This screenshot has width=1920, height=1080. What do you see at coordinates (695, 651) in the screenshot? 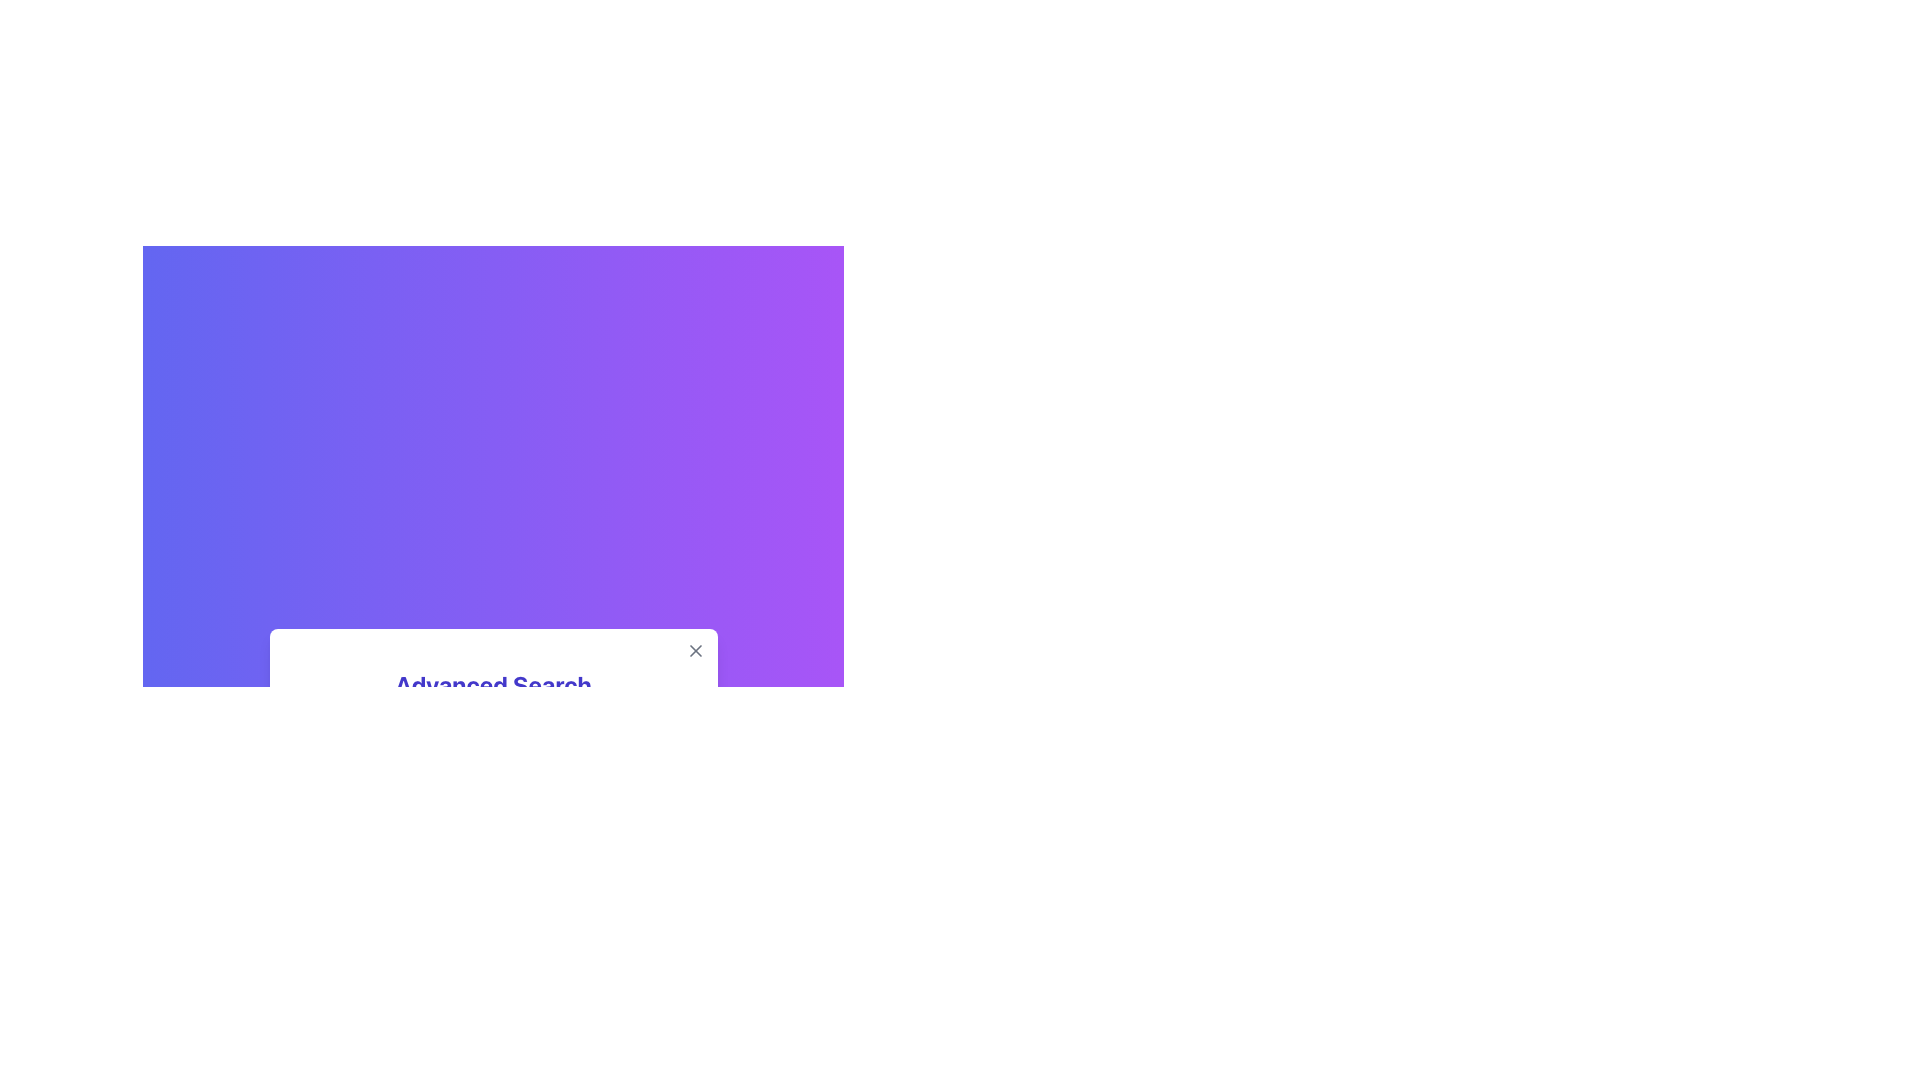
I see `the close button located at the top-right corner of the card interface, next to the 'Advanced Search' title` at bounding box center [695, 651].